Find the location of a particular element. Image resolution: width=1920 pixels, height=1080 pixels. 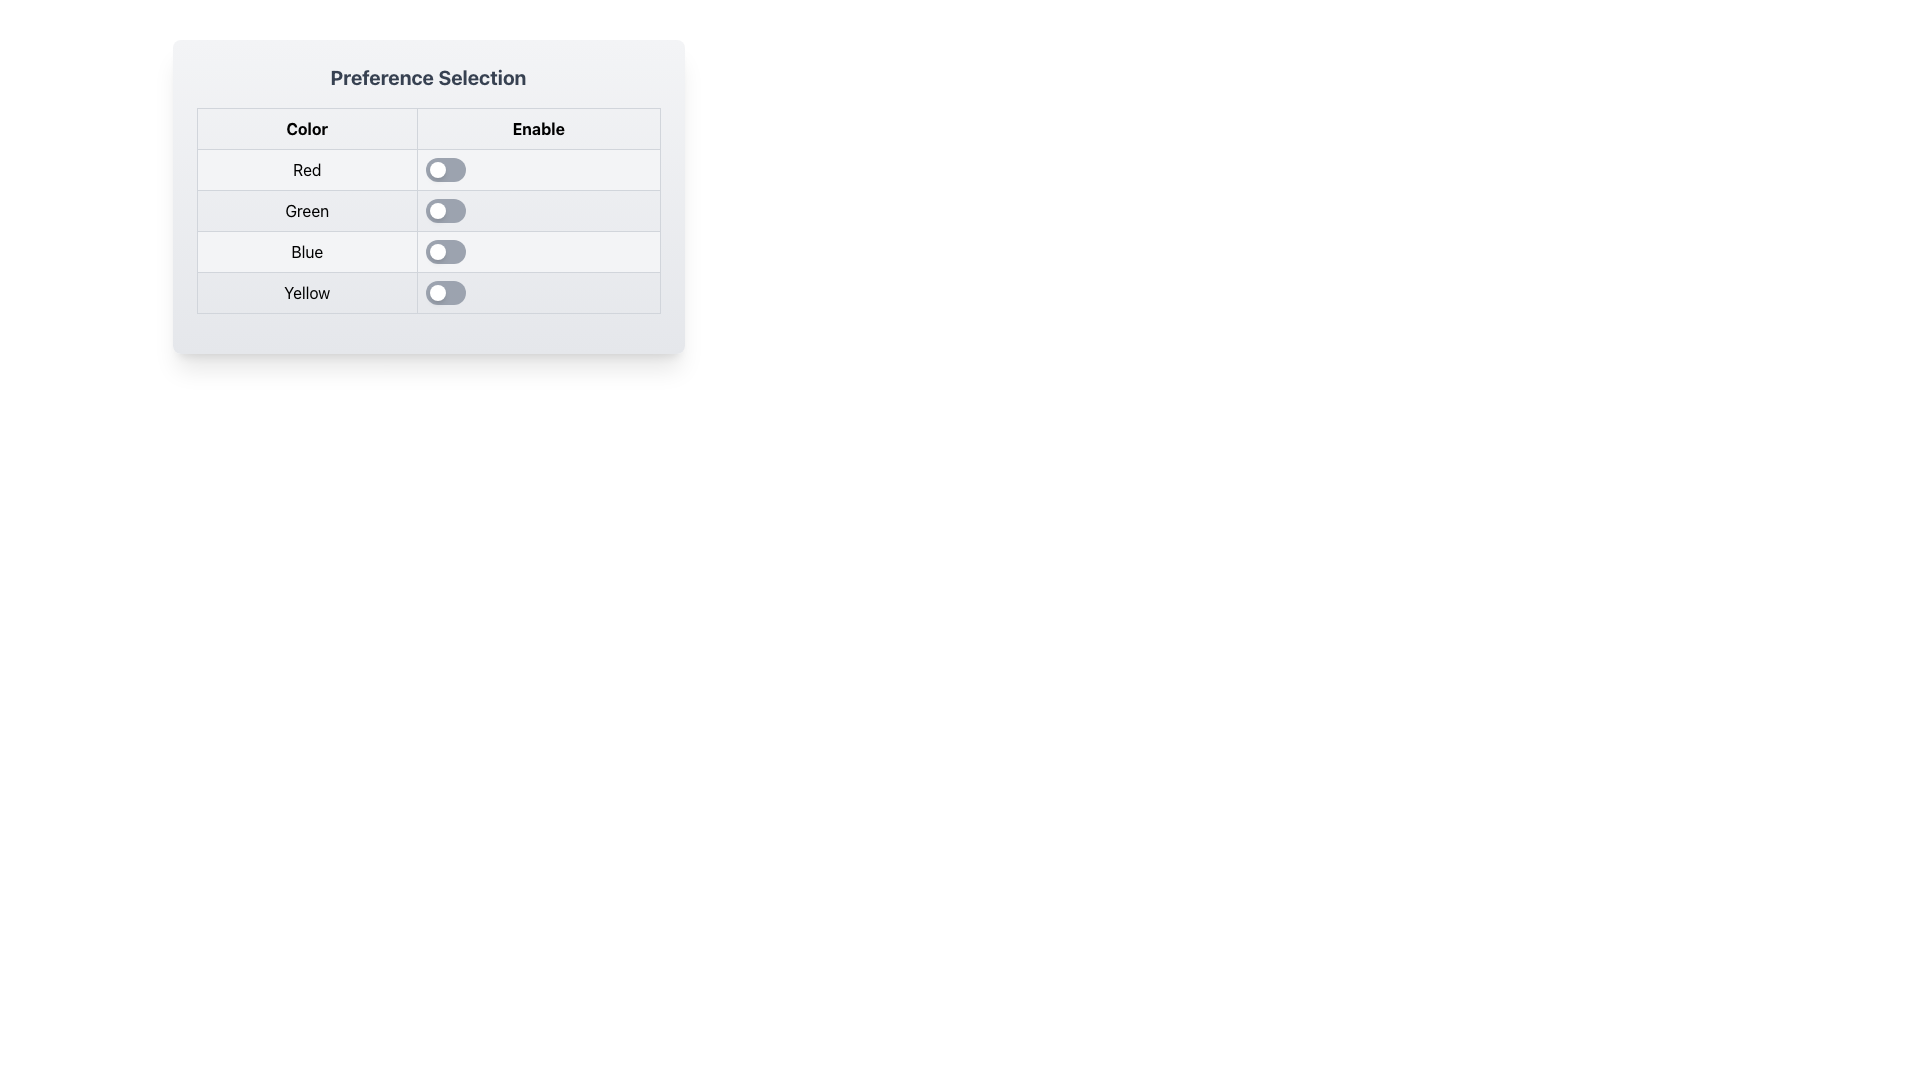

the static text label displaying 'Blue', which is located in the first column of a table row between 'Green' and 'Yellow' is located at coordinates (306, 250).